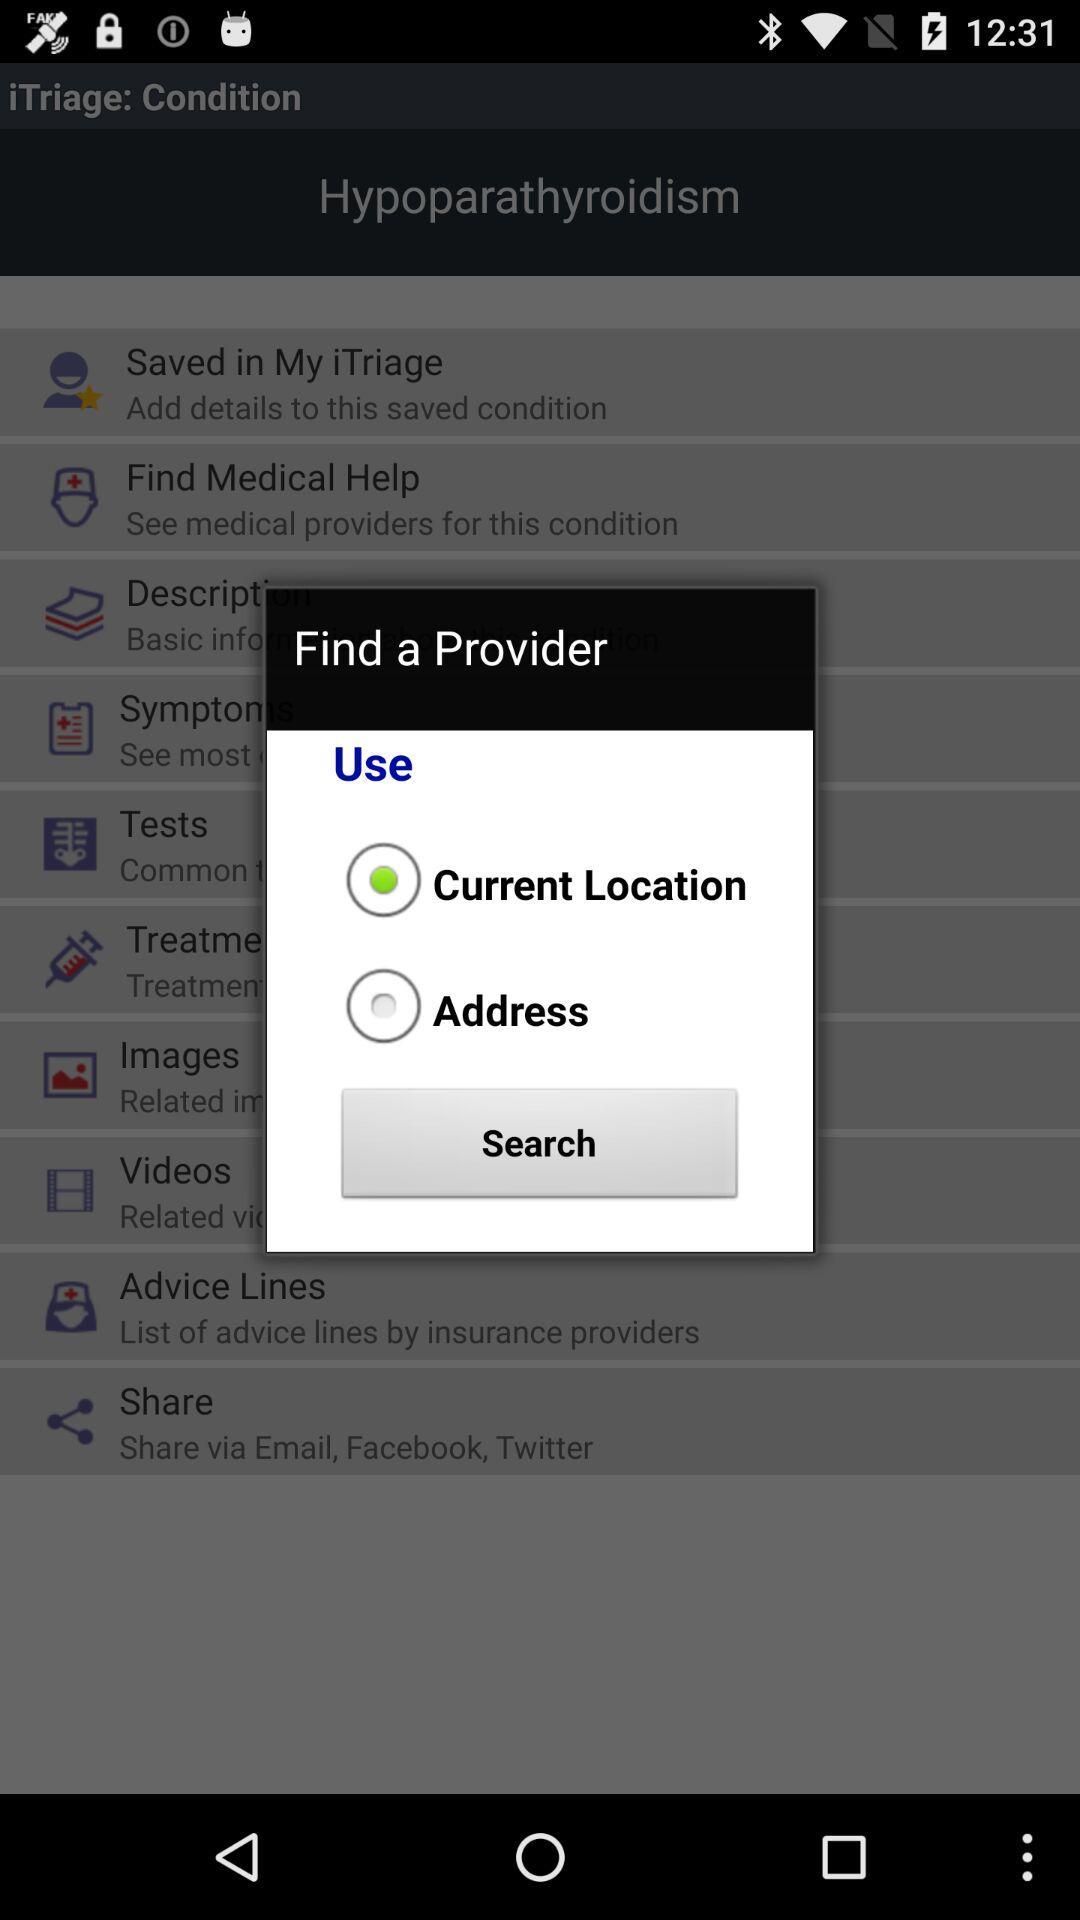 The image size is (1080, 1920). I want to click on the icon above search button, so click(461, 1009).